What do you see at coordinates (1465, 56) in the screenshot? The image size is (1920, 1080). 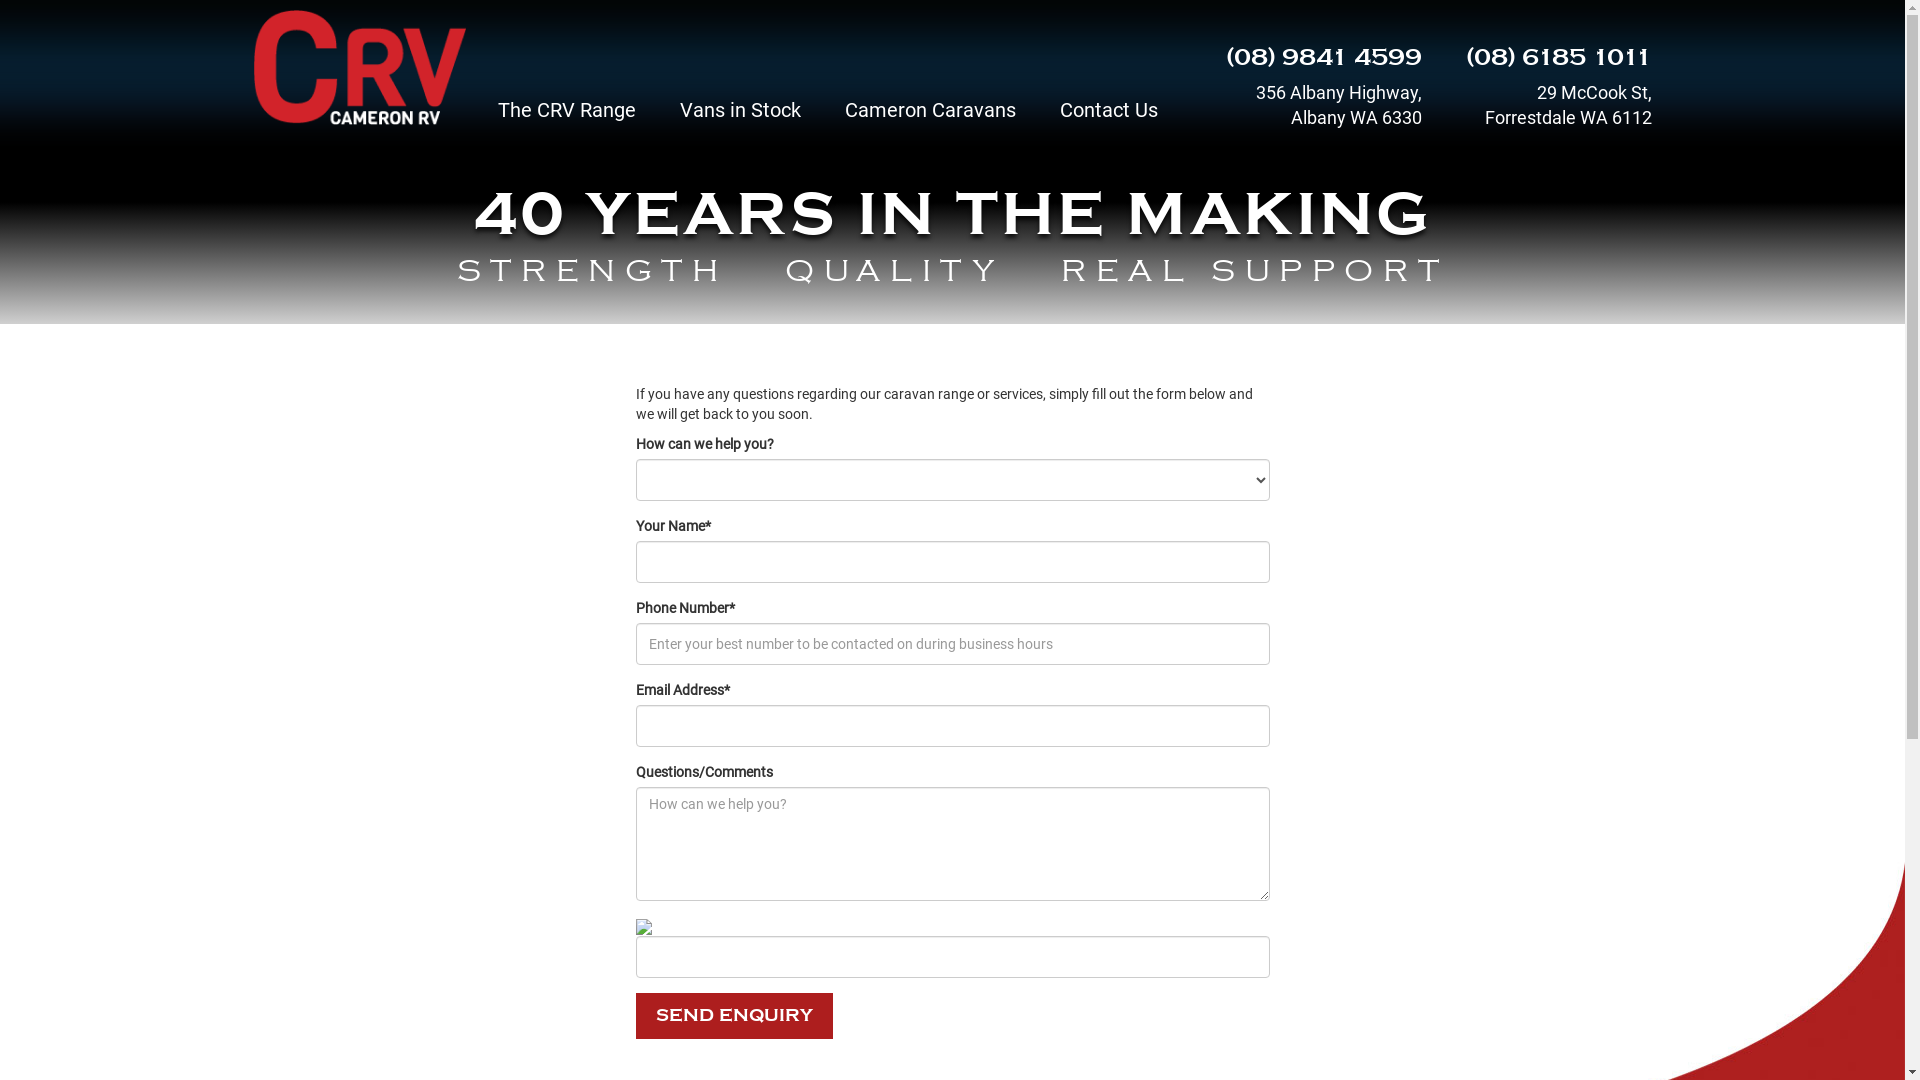 I see `'(08) 6185 1011'` at bounding box center [1465, 56].